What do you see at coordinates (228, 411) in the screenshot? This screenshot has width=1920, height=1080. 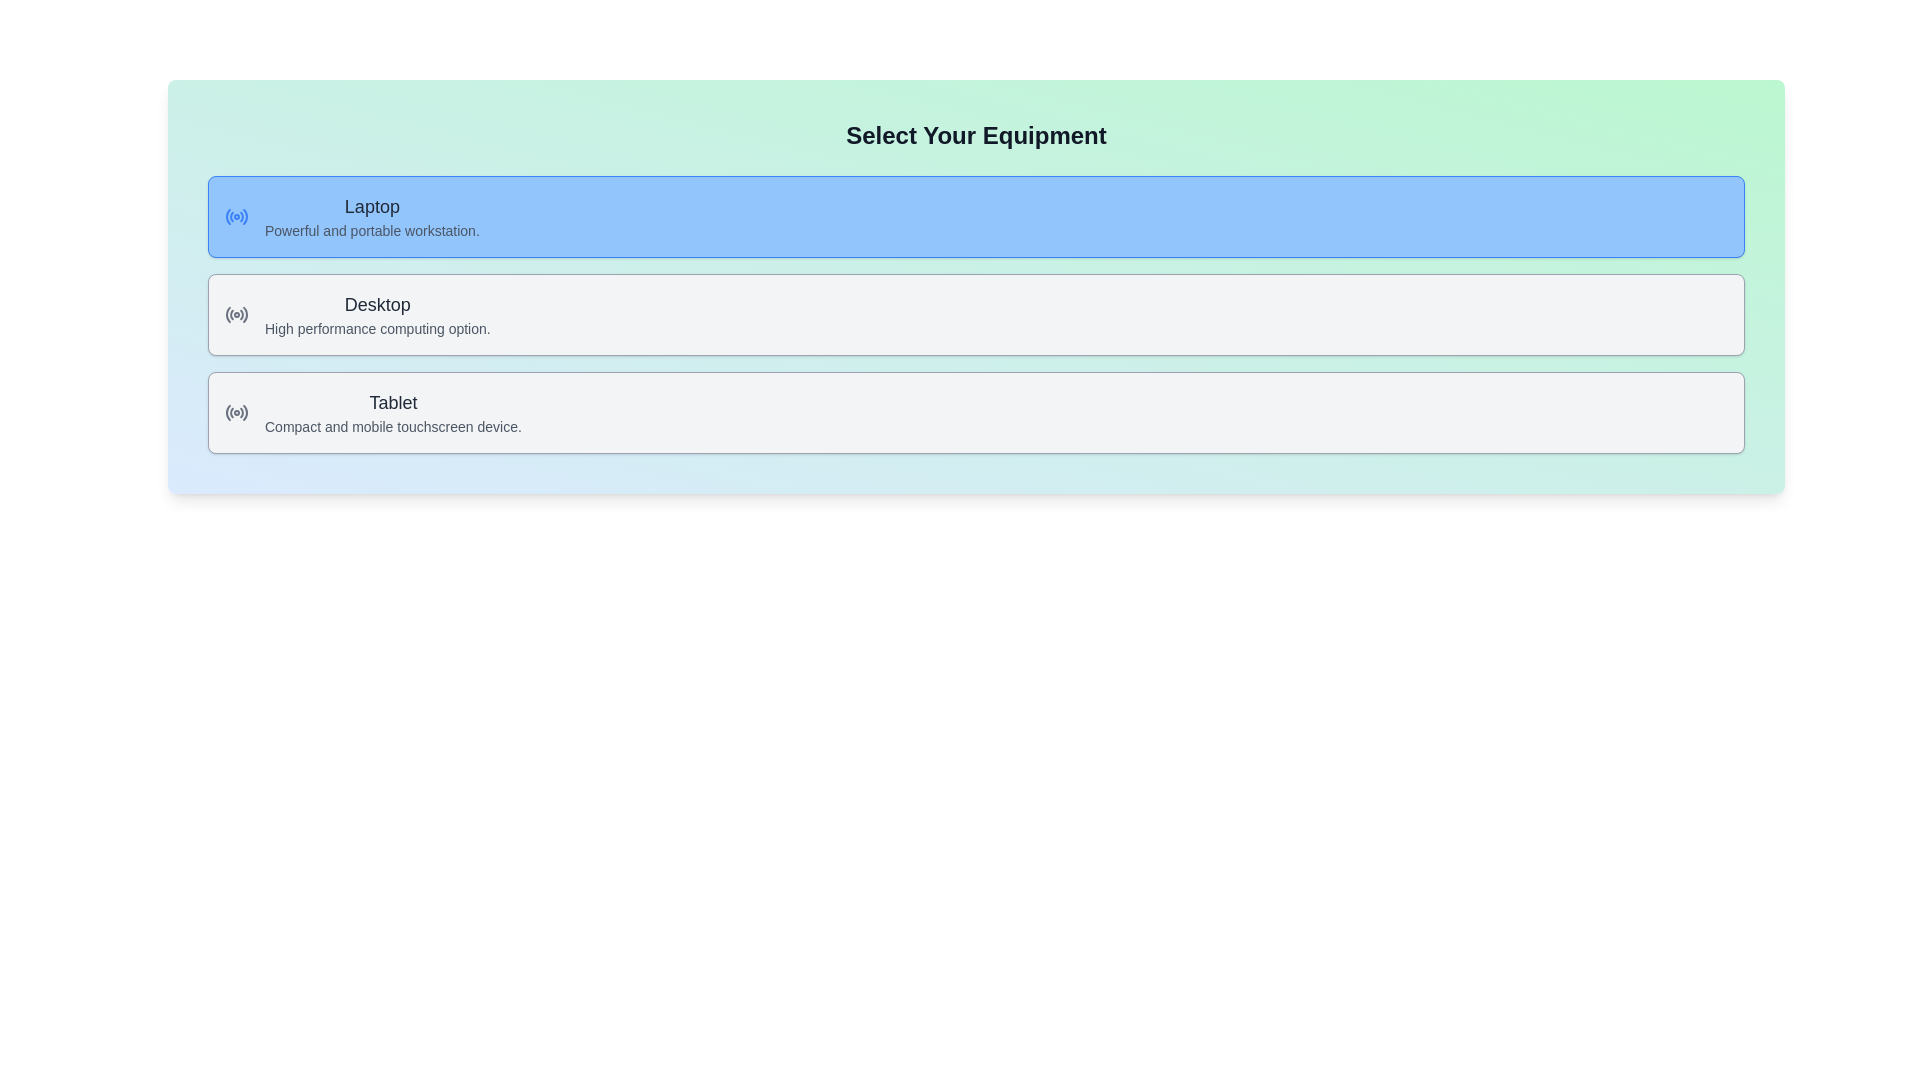 I see `the Decorative Icon Component representing the 'Tablet' selection option` at bounding box center [228, 411].